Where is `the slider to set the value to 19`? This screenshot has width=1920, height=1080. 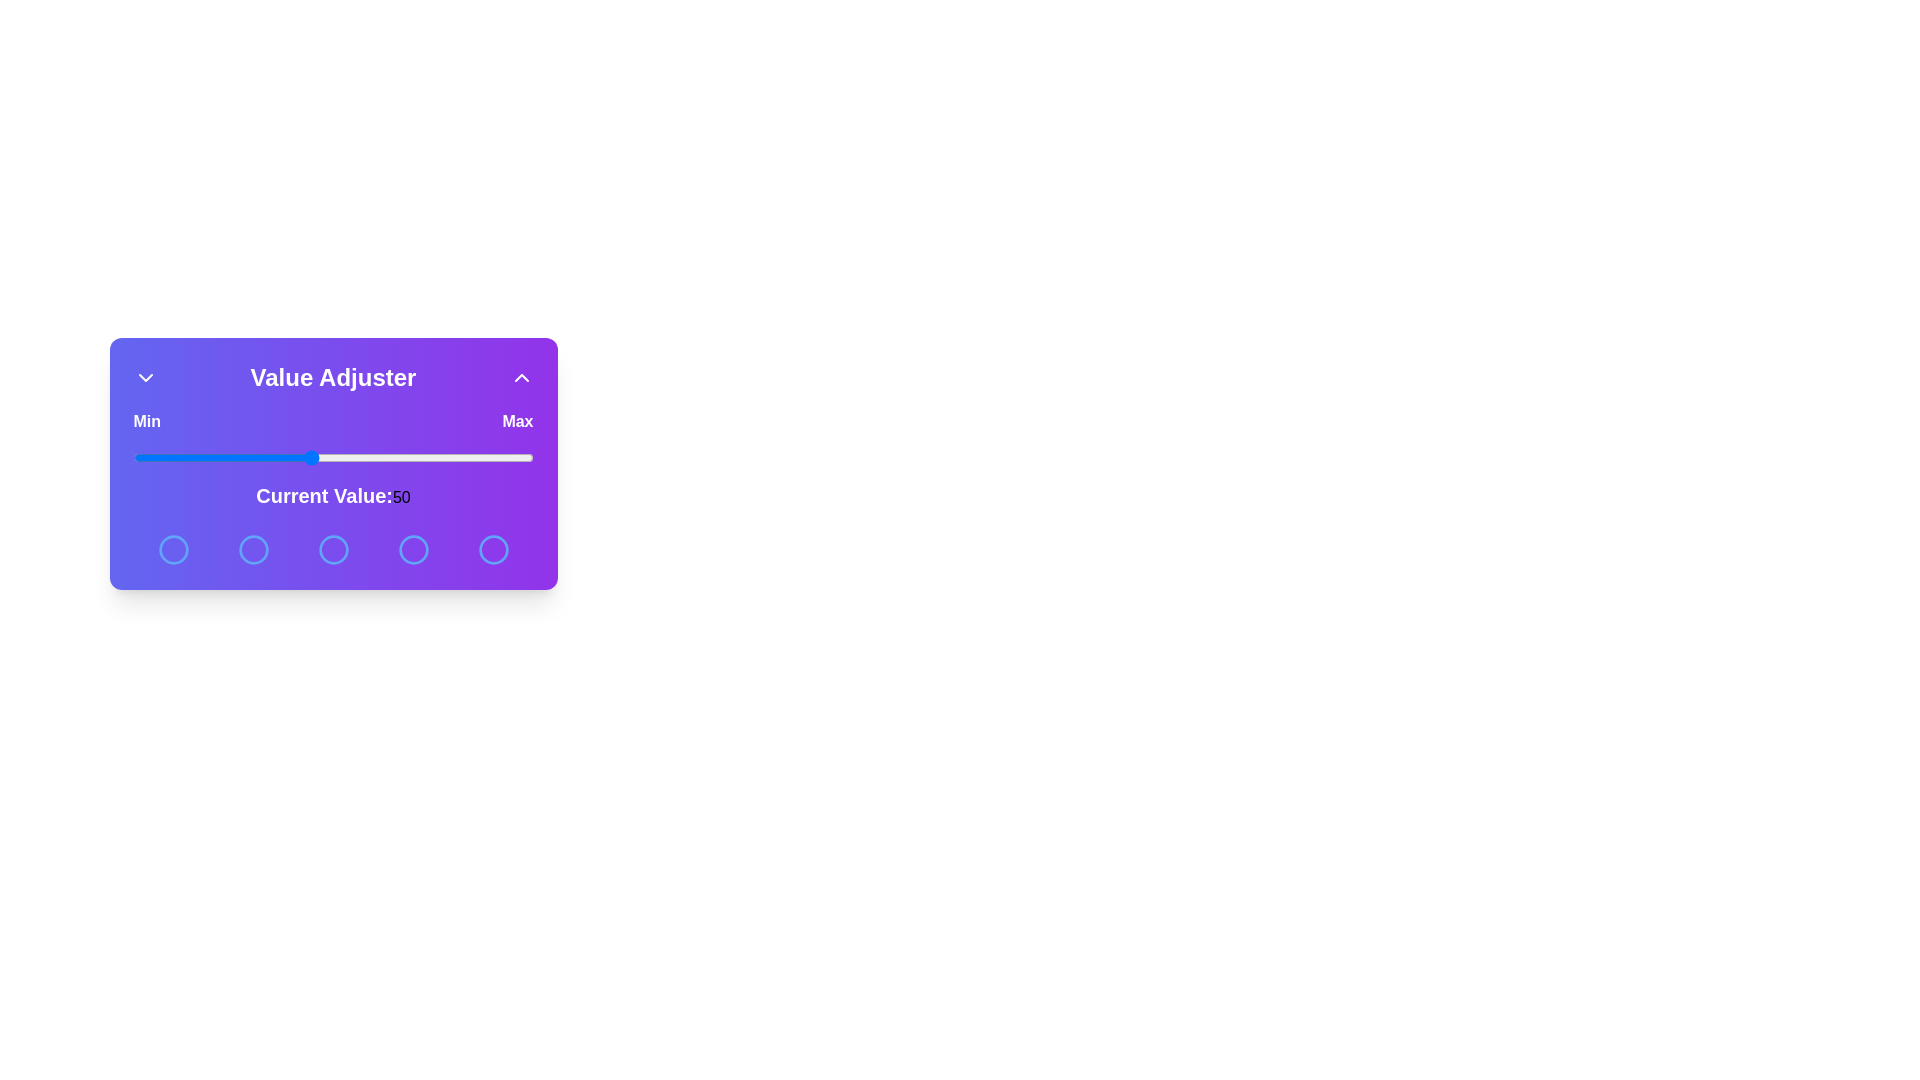 the slider to set the value to 19 is located at coordinates (173, 458).